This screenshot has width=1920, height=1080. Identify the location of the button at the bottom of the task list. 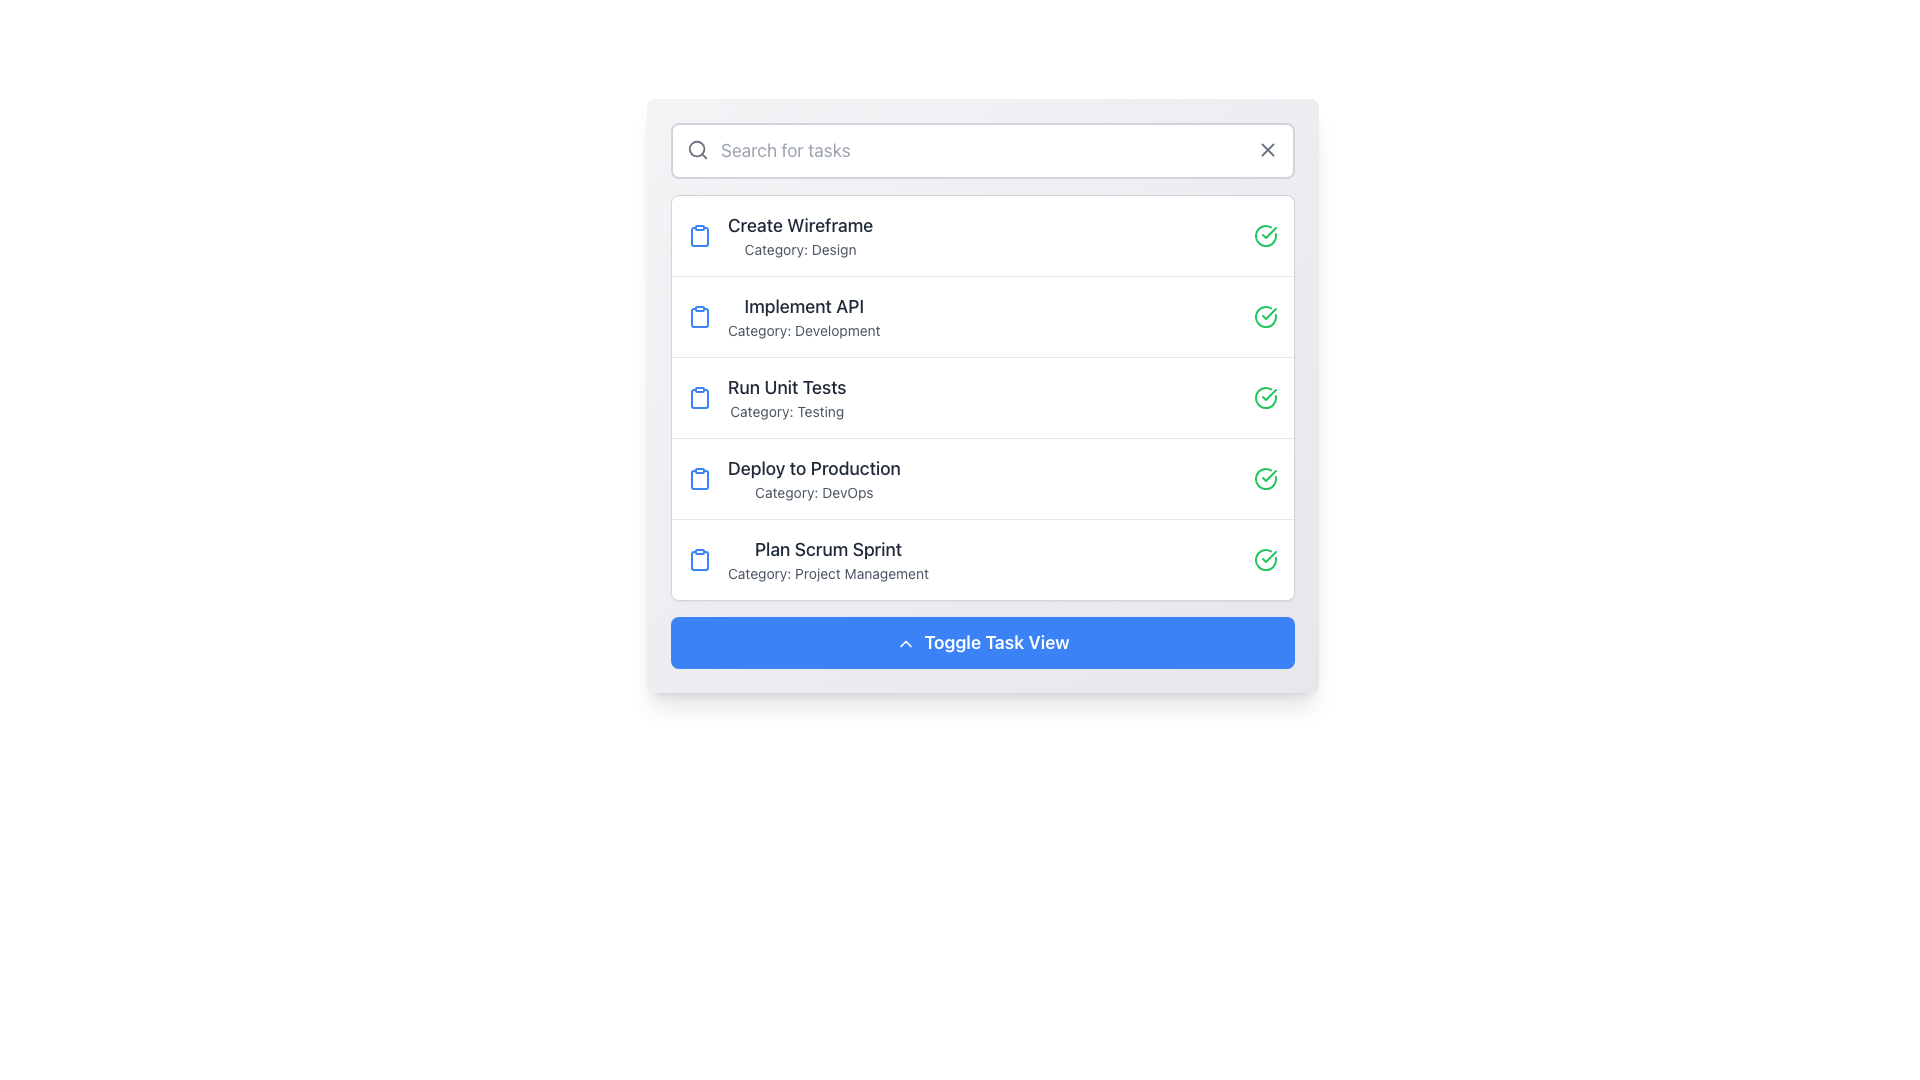
(983, 643).